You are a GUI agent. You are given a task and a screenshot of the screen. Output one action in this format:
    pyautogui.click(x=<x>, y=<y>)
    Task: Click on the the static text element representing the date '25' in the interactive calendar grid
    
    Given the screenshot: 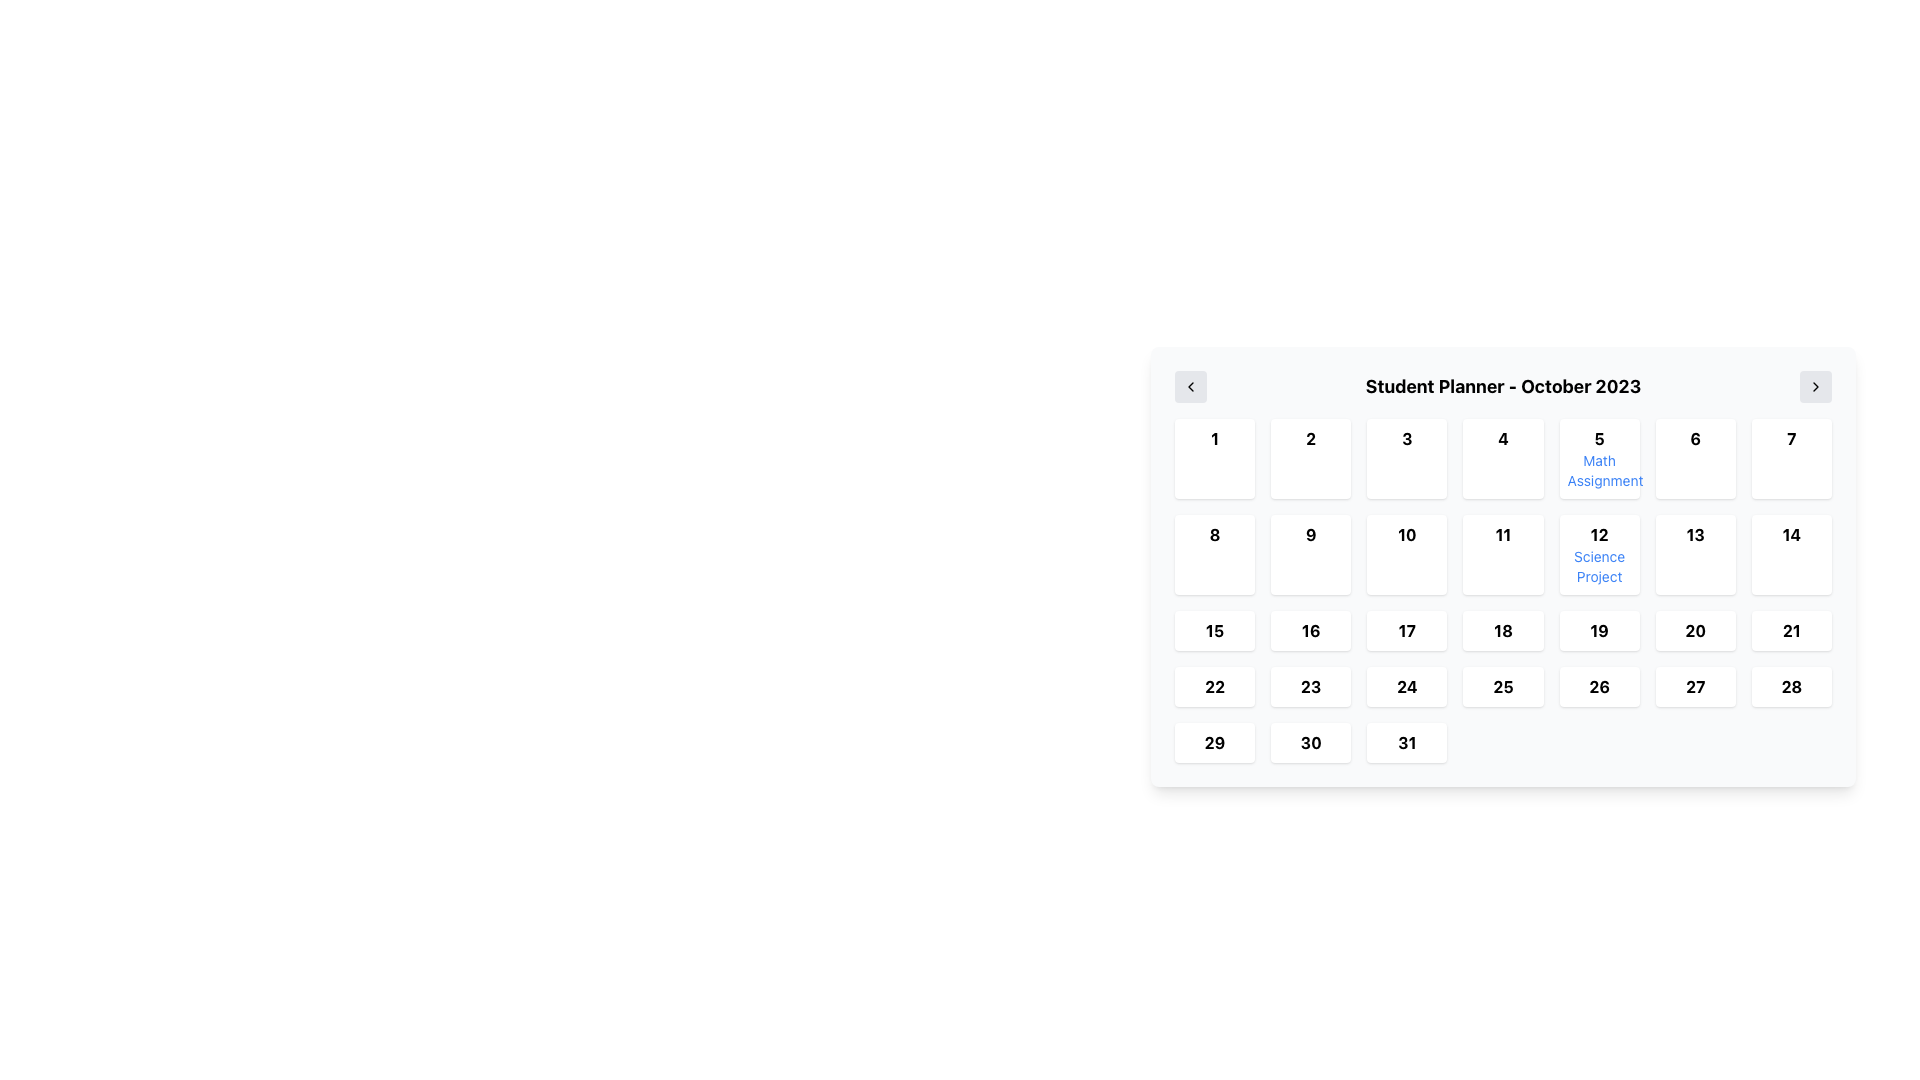 What is the action you would take?
    pyautogui.click(x=1503, y=685)
    